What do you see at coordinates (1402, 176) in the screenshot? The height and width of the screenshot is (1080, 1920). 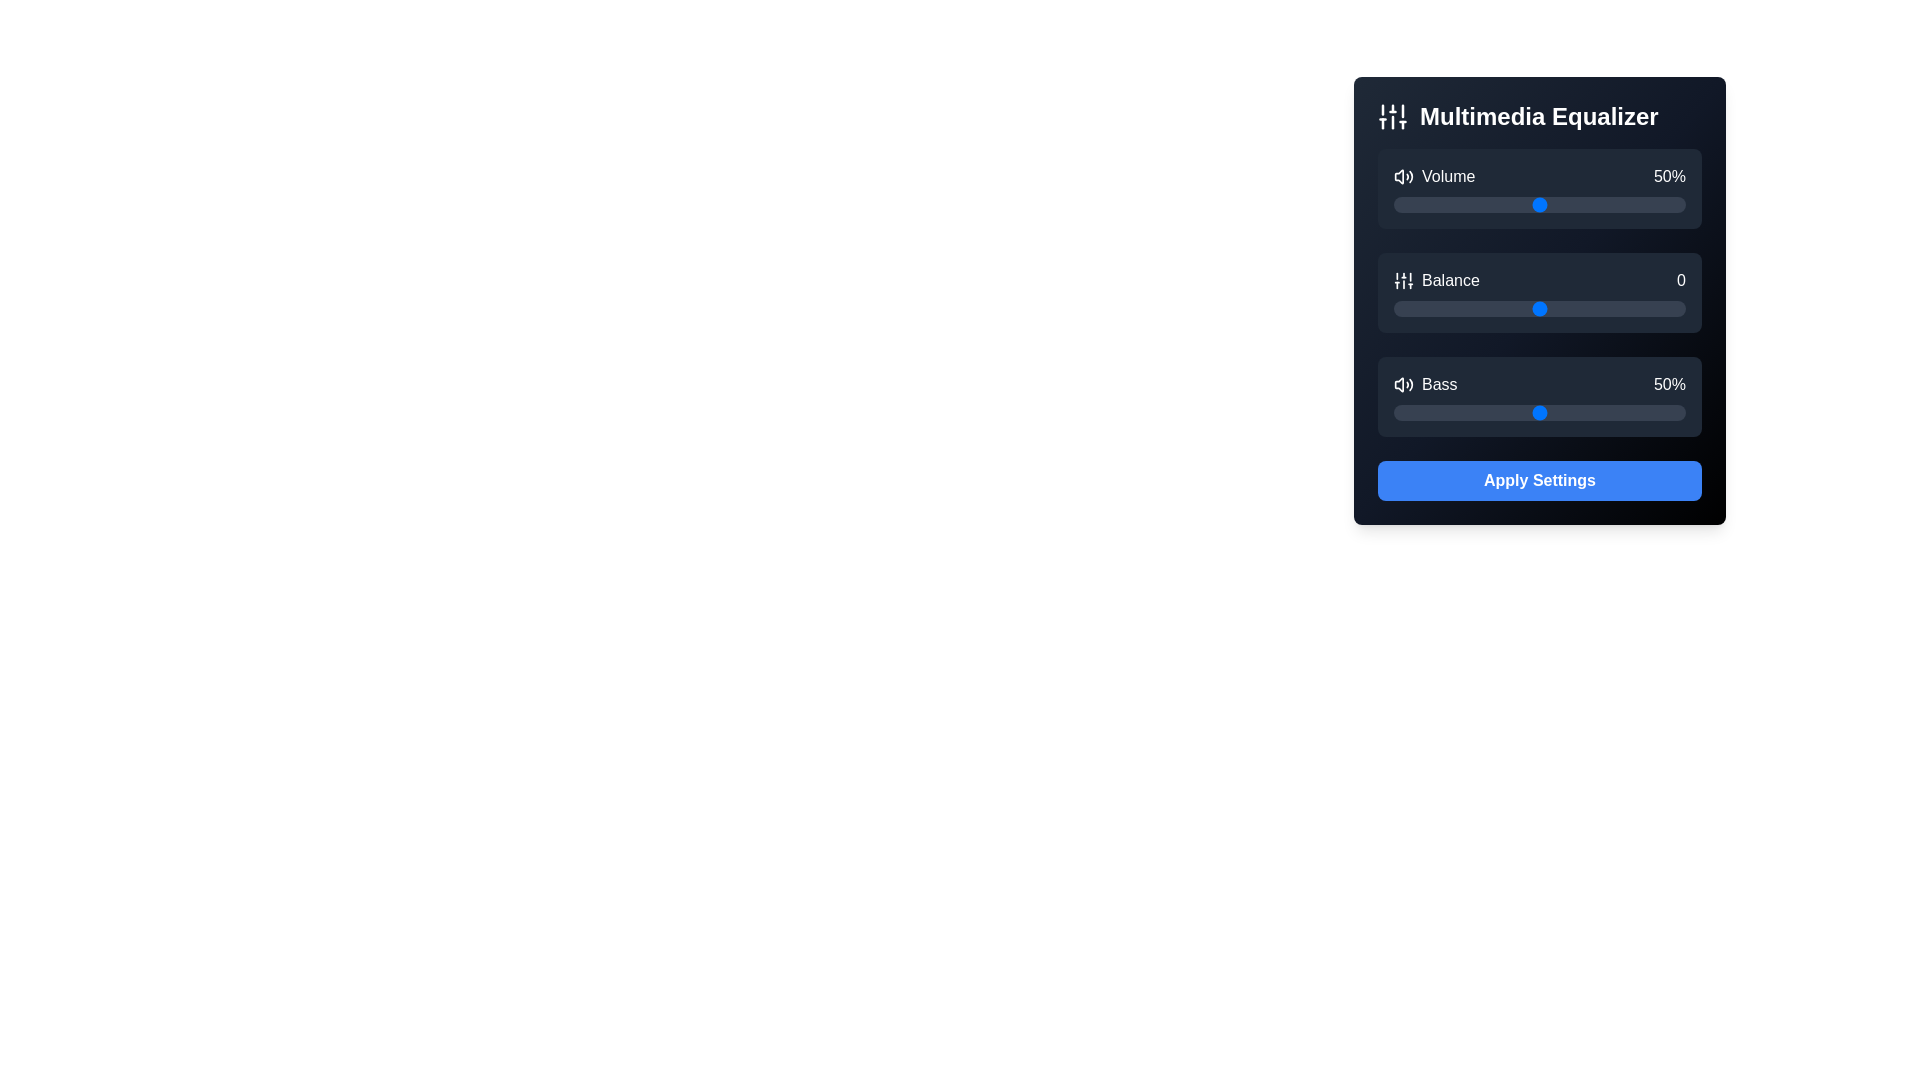 I see `the Volume control icon located to the left of the 'Volume' text in the settings panel` at bounding box center [1402, 176].